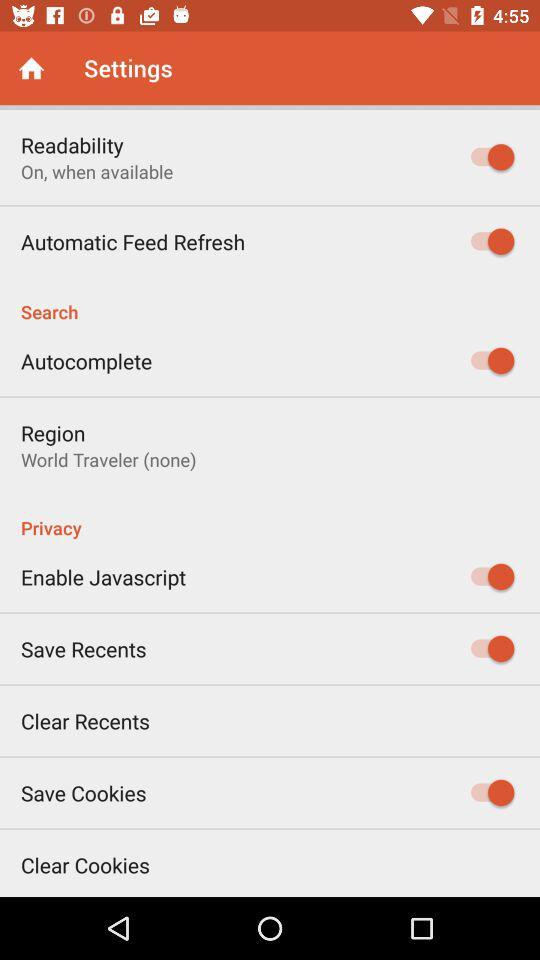 This screenshot has height=960, width=540. Describe the element at coordinates (103, 577) in the screenshot. I see `the enable javascript icon` at that location.